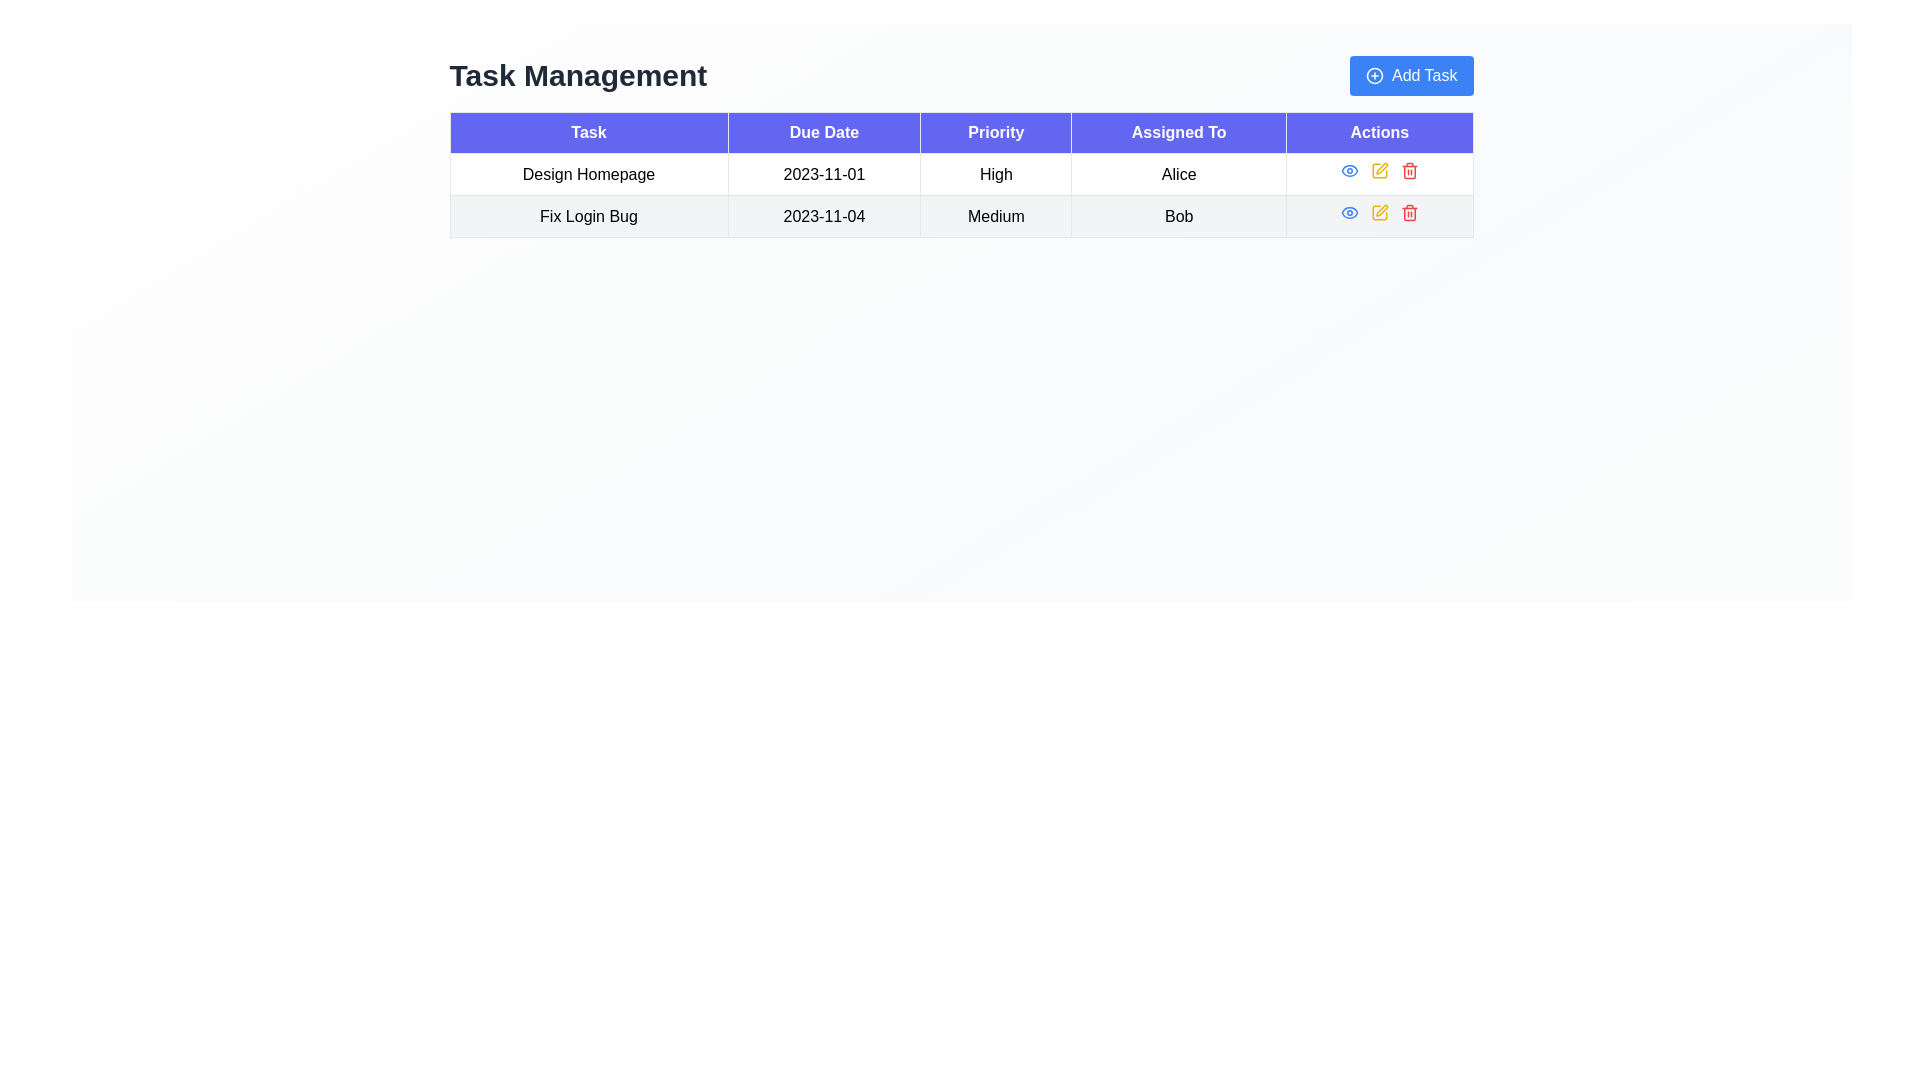 The image size is (1920, 1080). I want to click on the first Table Header Cell that labels the 'Task' category, located at the top-left corner of the table, so click(588, 132).